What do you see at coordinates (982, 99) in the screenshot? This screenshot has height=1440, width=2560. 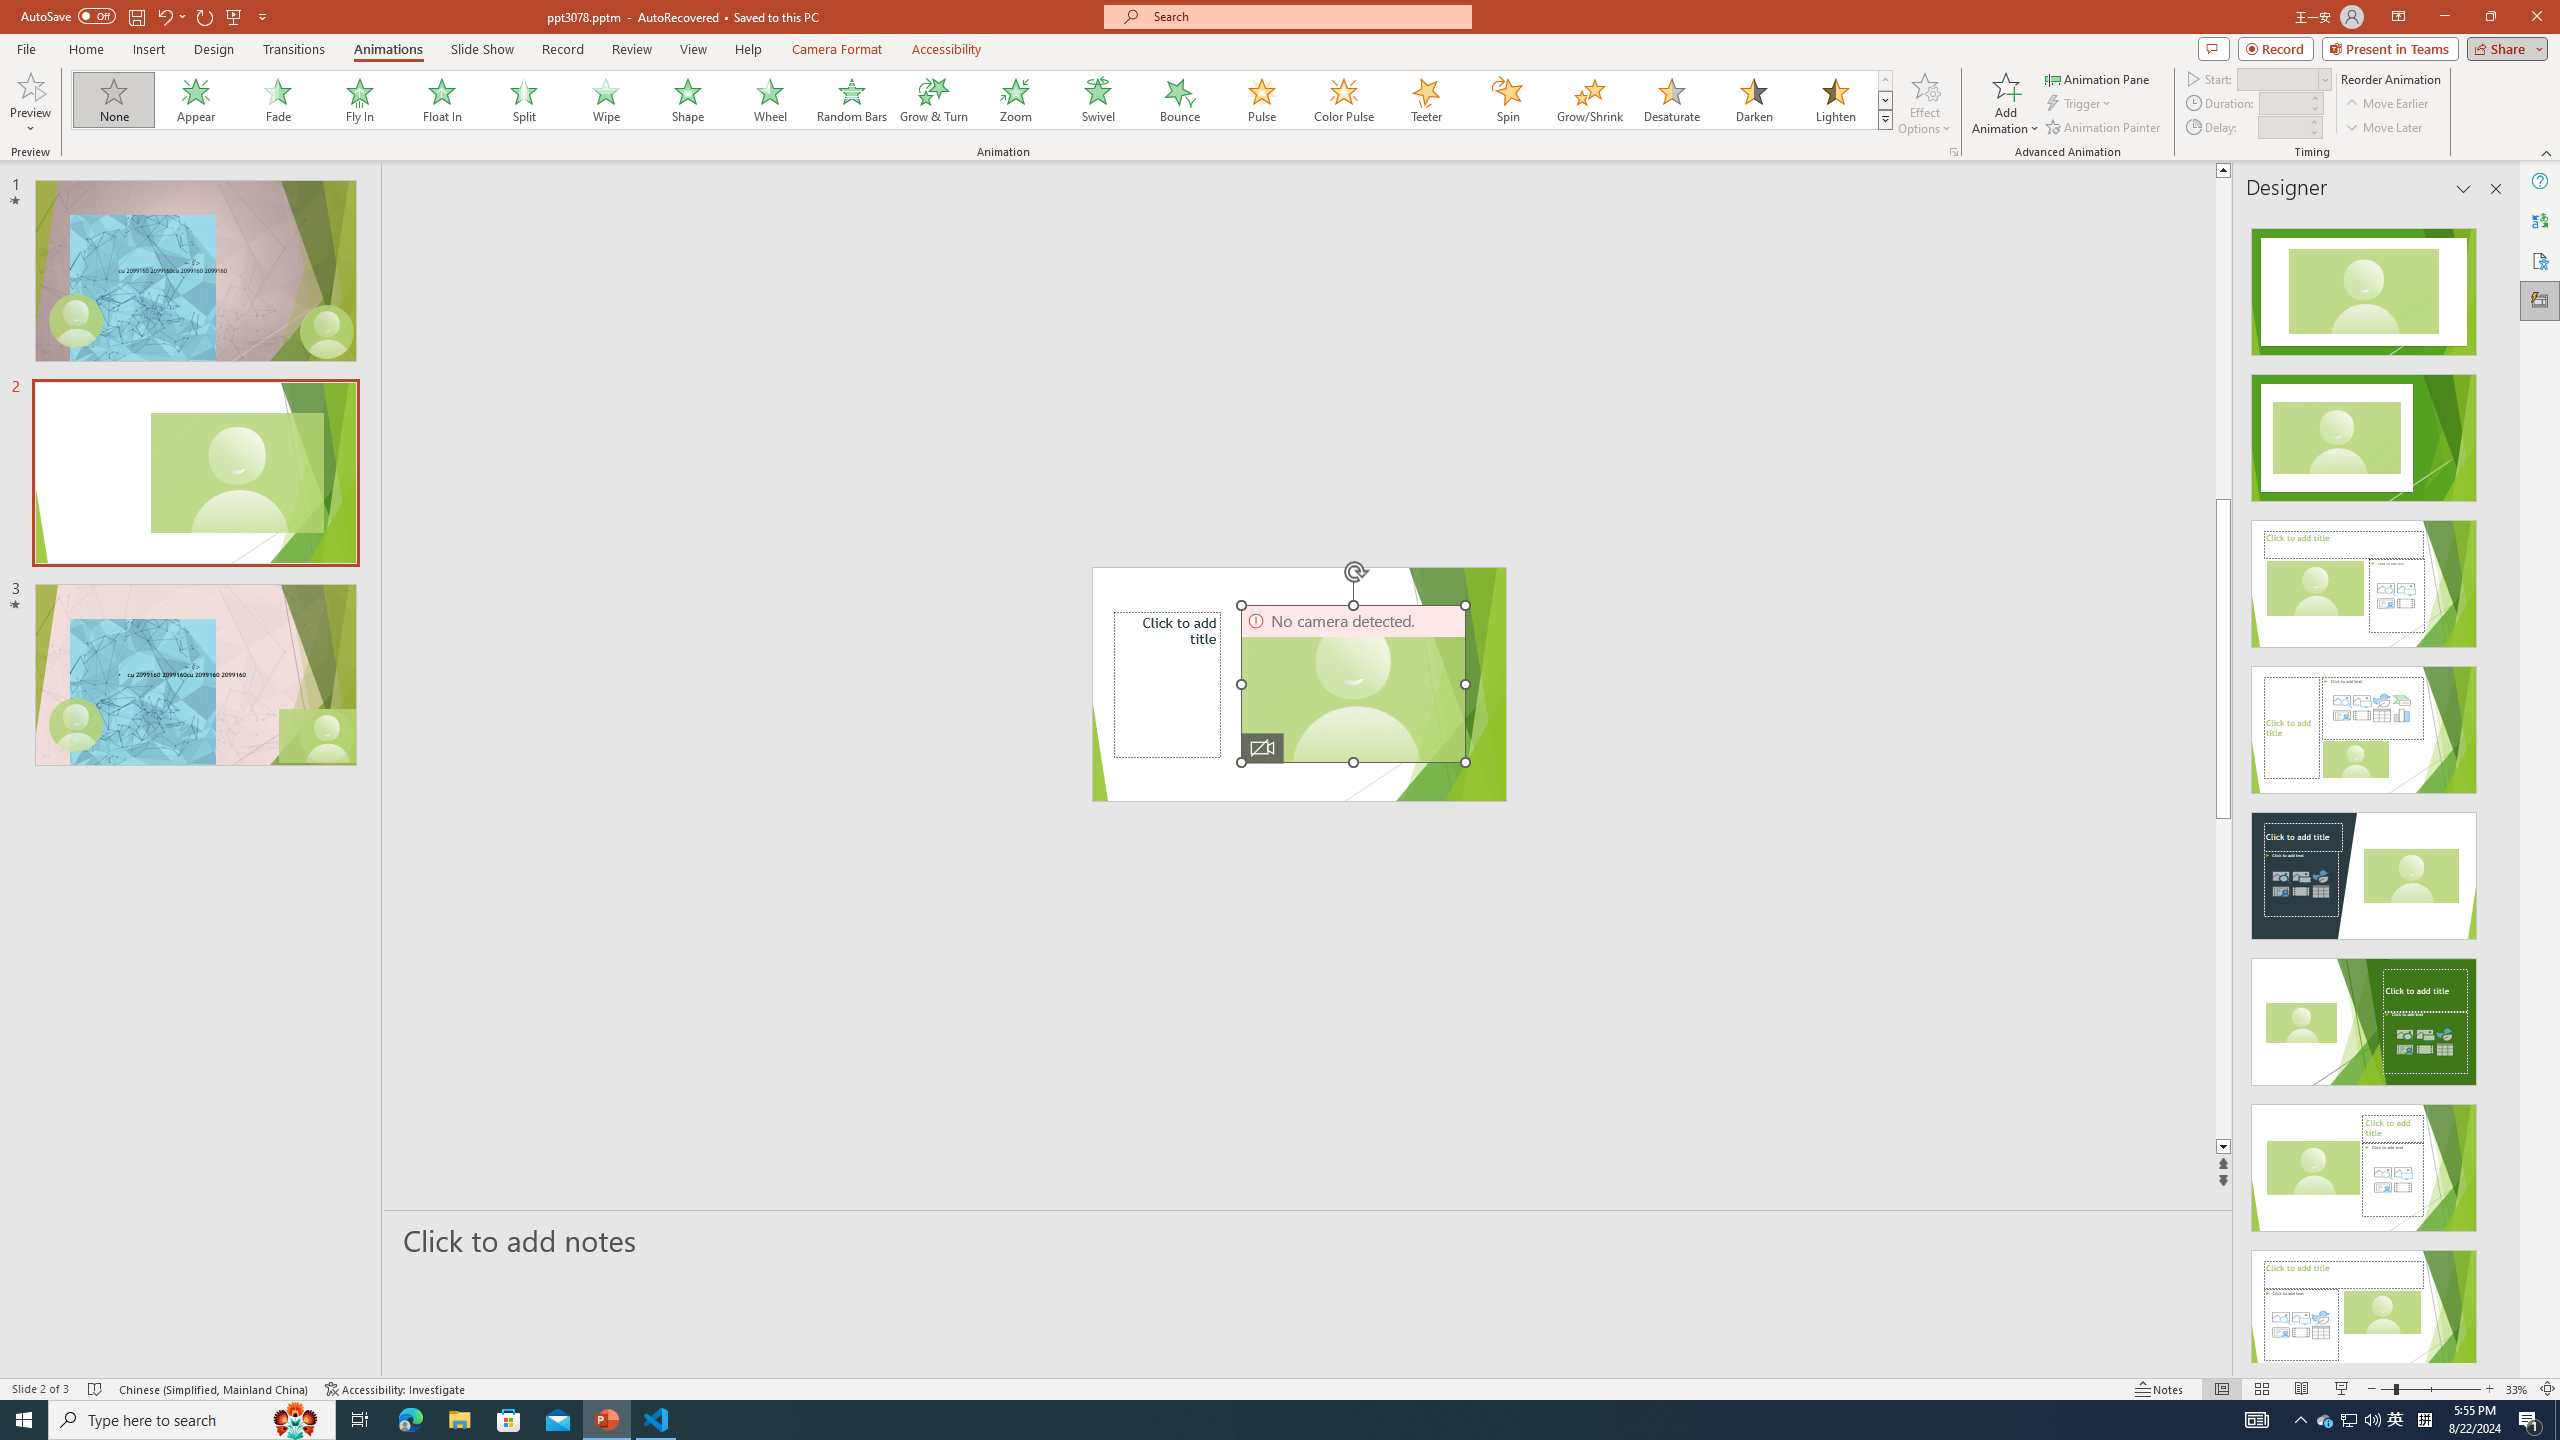 I see `'AutomationID: AnimationGallery'` at bounding box center [982, 99].